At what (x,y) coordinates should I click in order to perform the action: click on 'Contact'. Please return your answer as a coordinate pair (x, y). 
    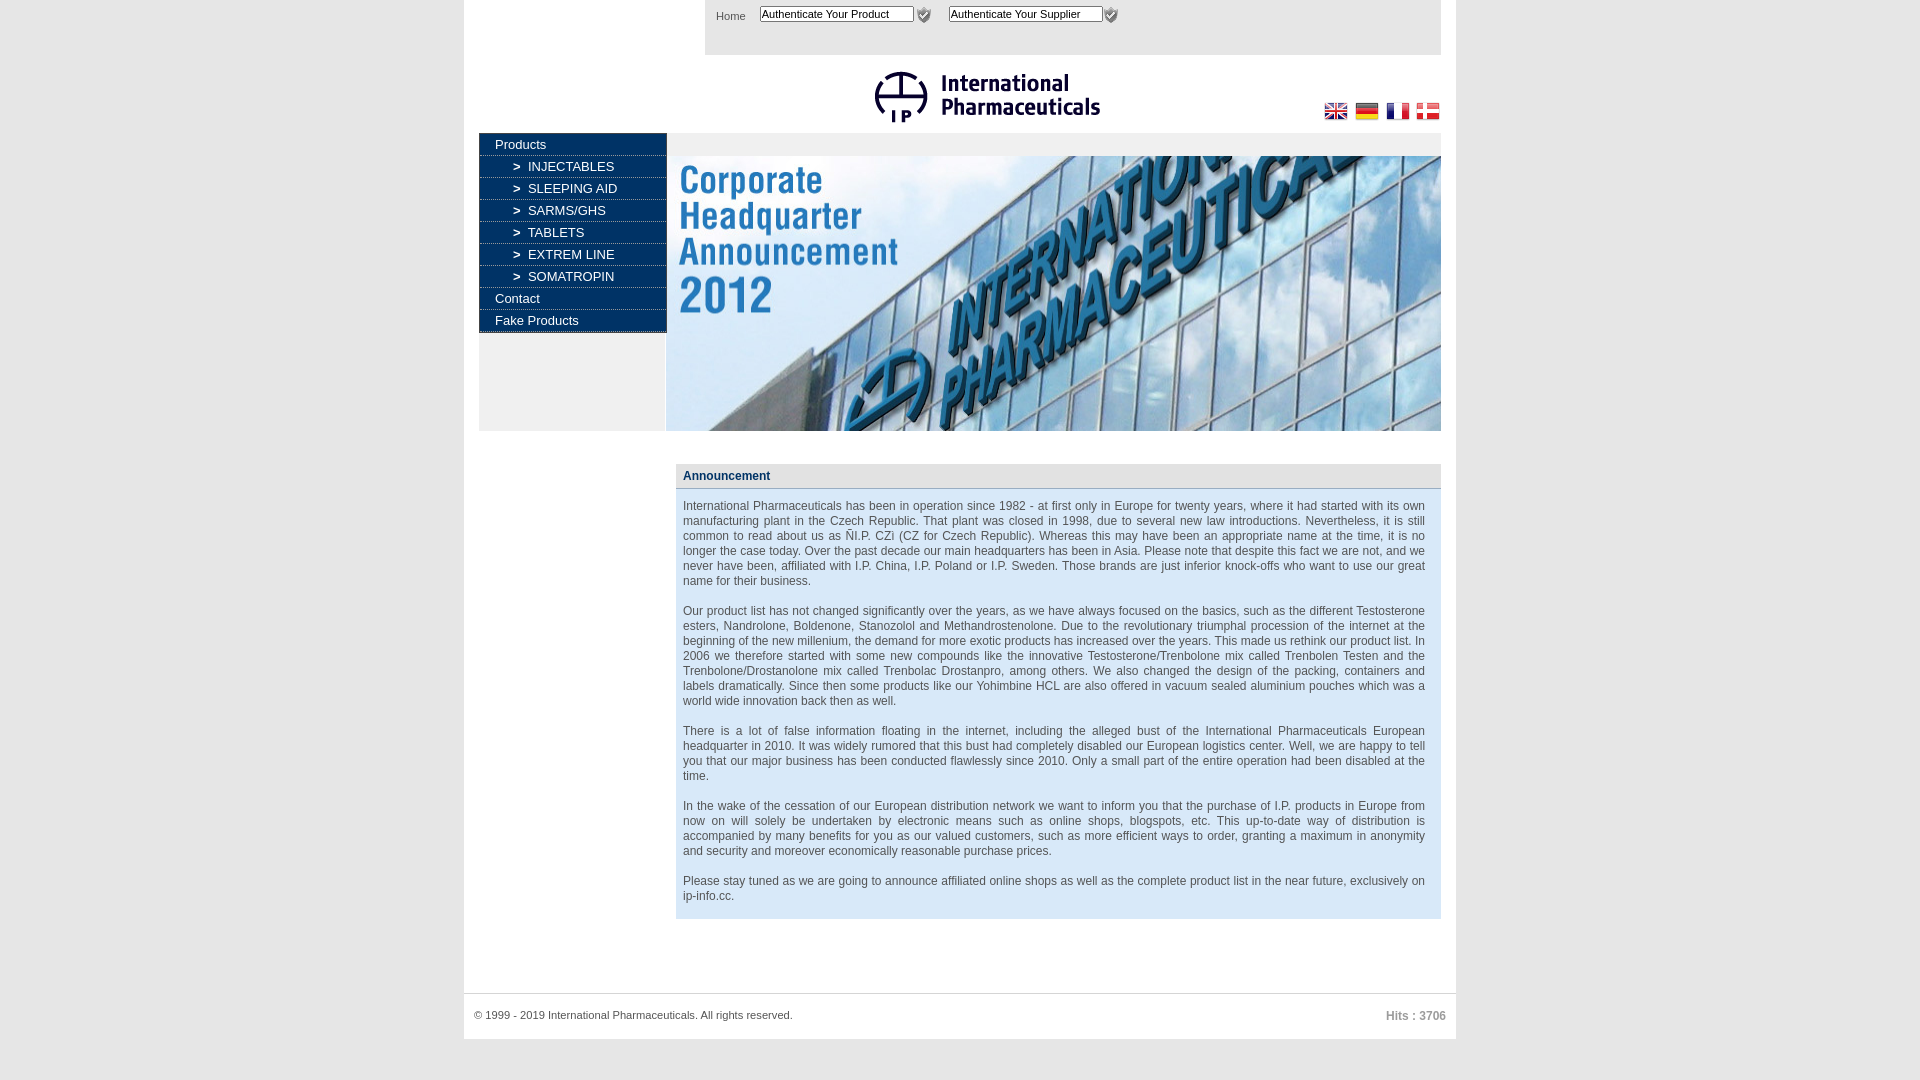
    Looking at the image, I should click on (571, 298).